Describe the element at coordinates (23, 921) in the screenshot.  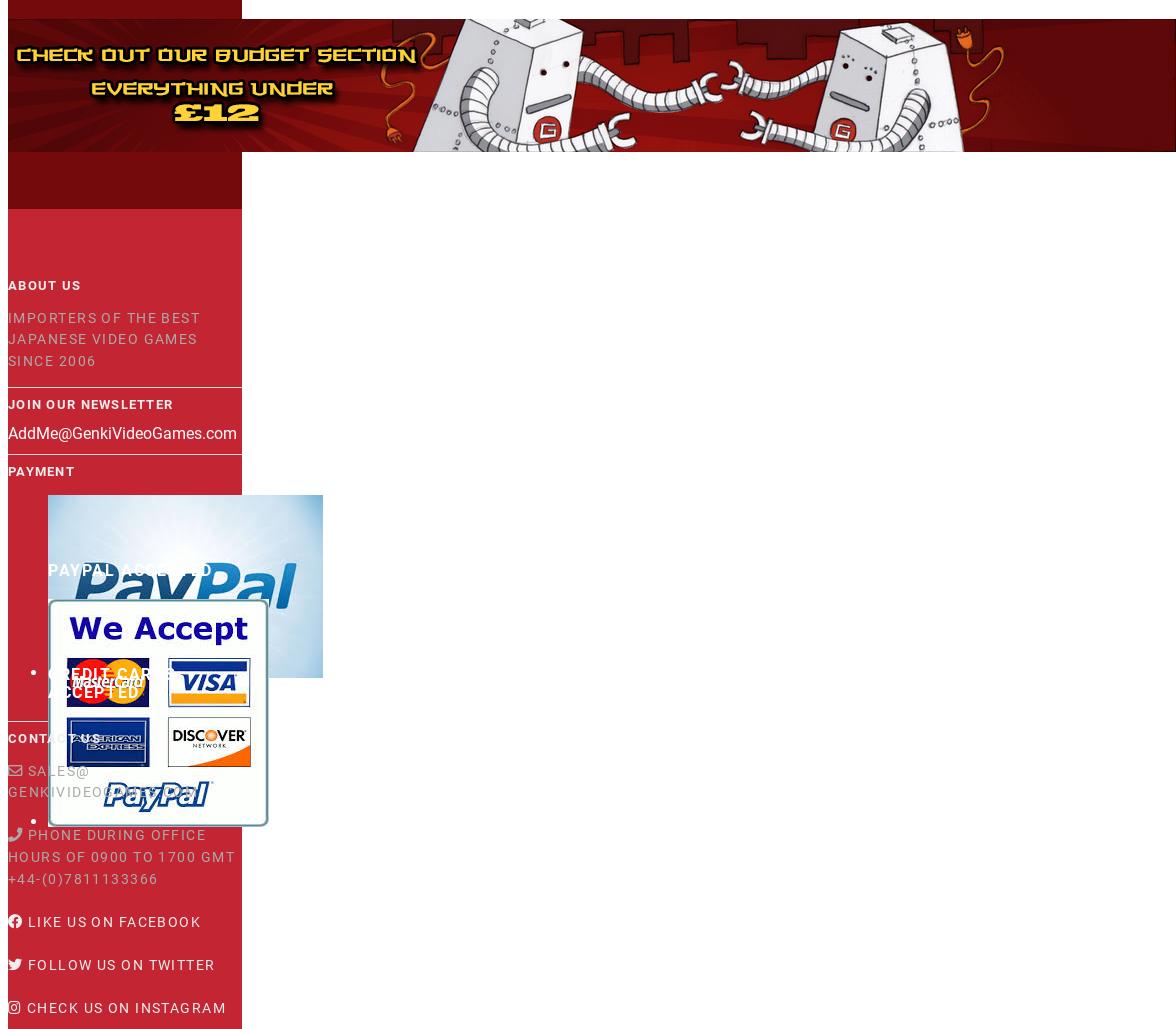
I see `'Like us on Facebook'` at that location.